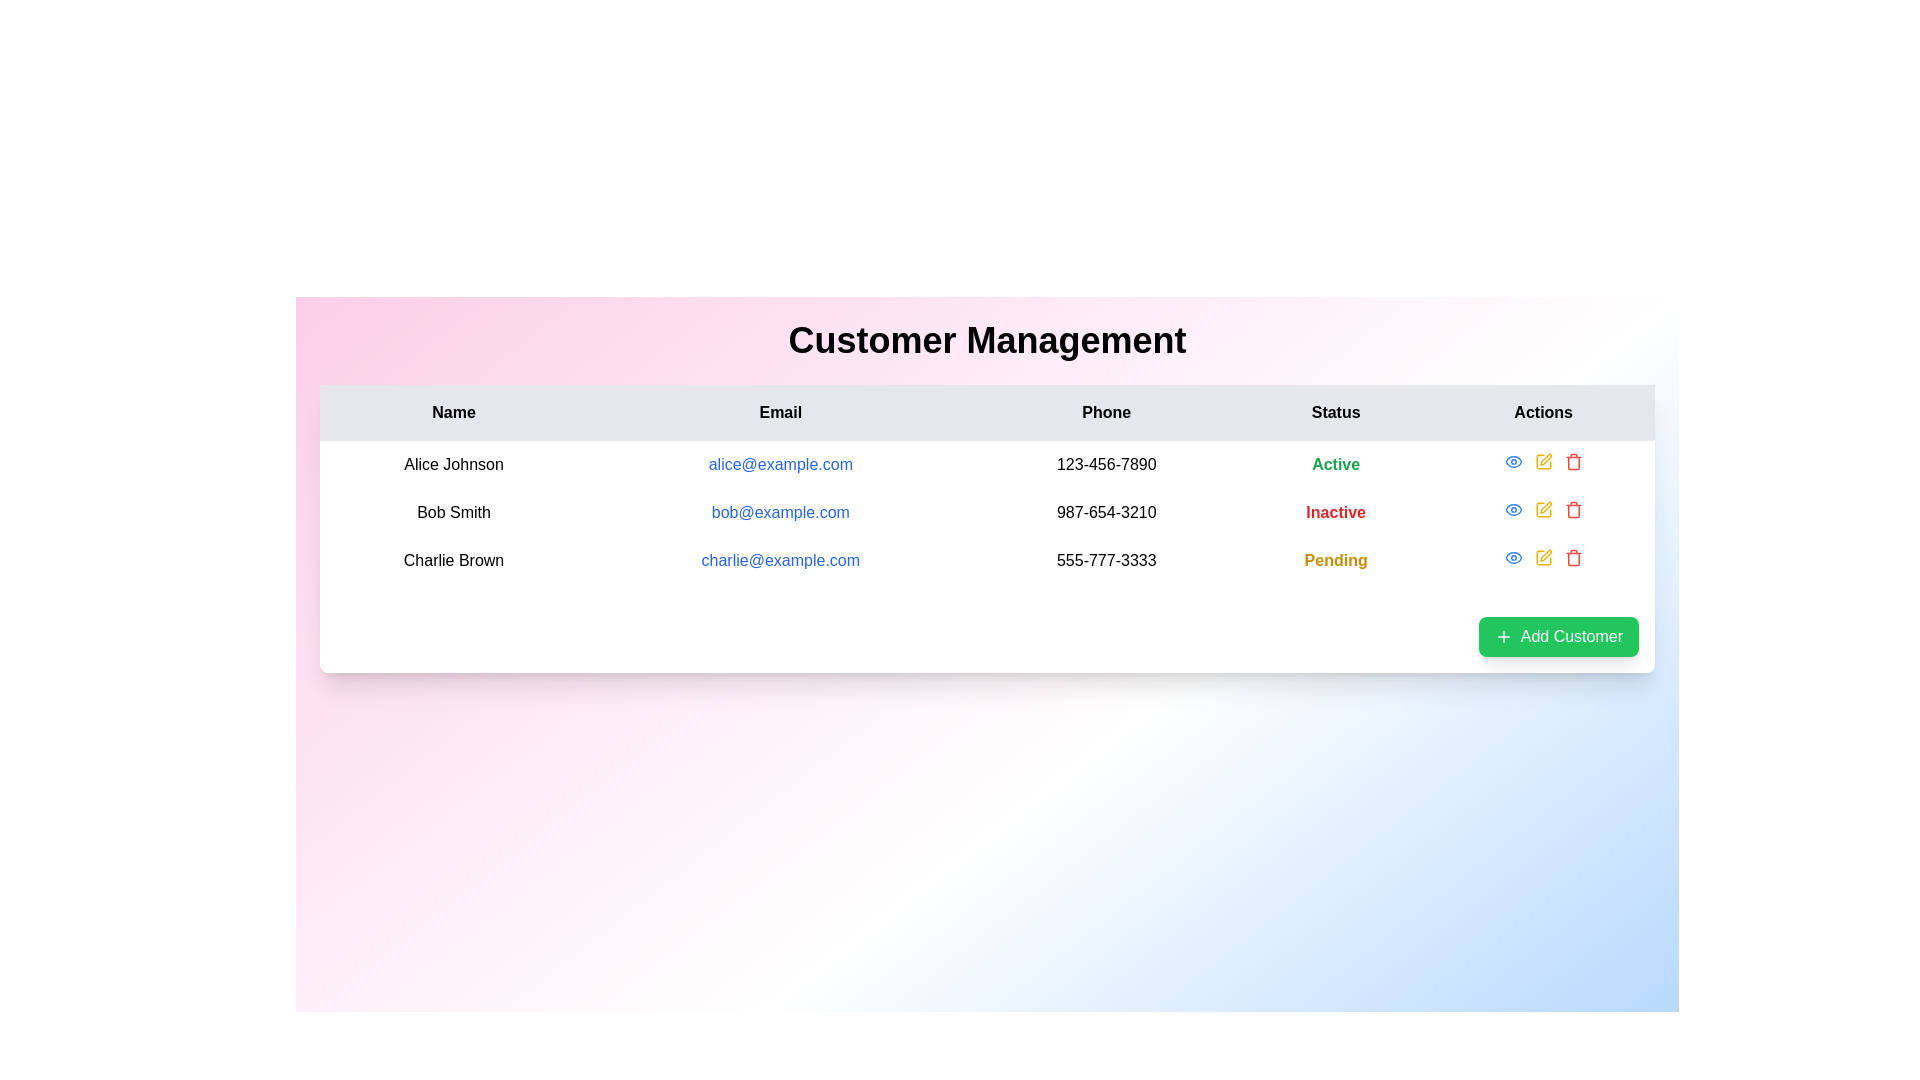 The image size is (1920, 1080). Describe the element at coordinates (1557, 636) in the screenshot. I see `the 'Add New Customer' button located in the bottom-right corner of the section` at that location.